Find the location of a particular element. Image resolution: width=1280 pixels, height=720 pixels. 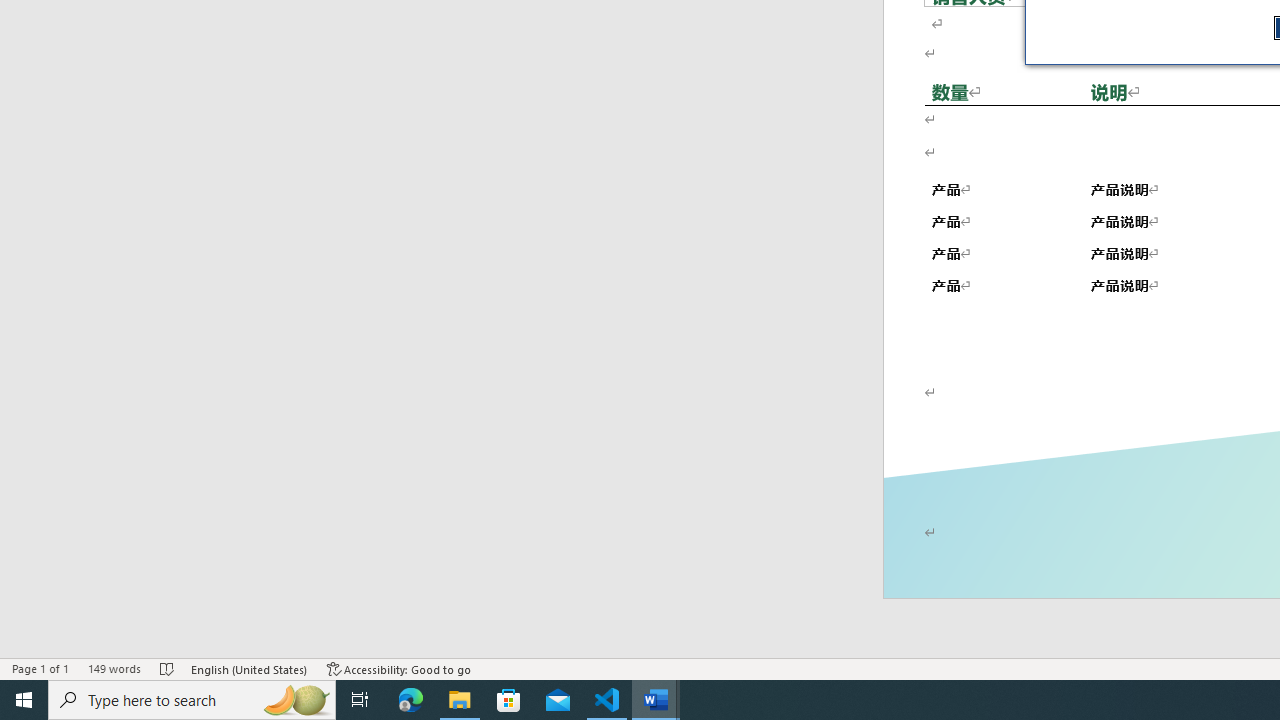

'Spelling and Grammar Check No Errors' is located at coordinates (168, 669).